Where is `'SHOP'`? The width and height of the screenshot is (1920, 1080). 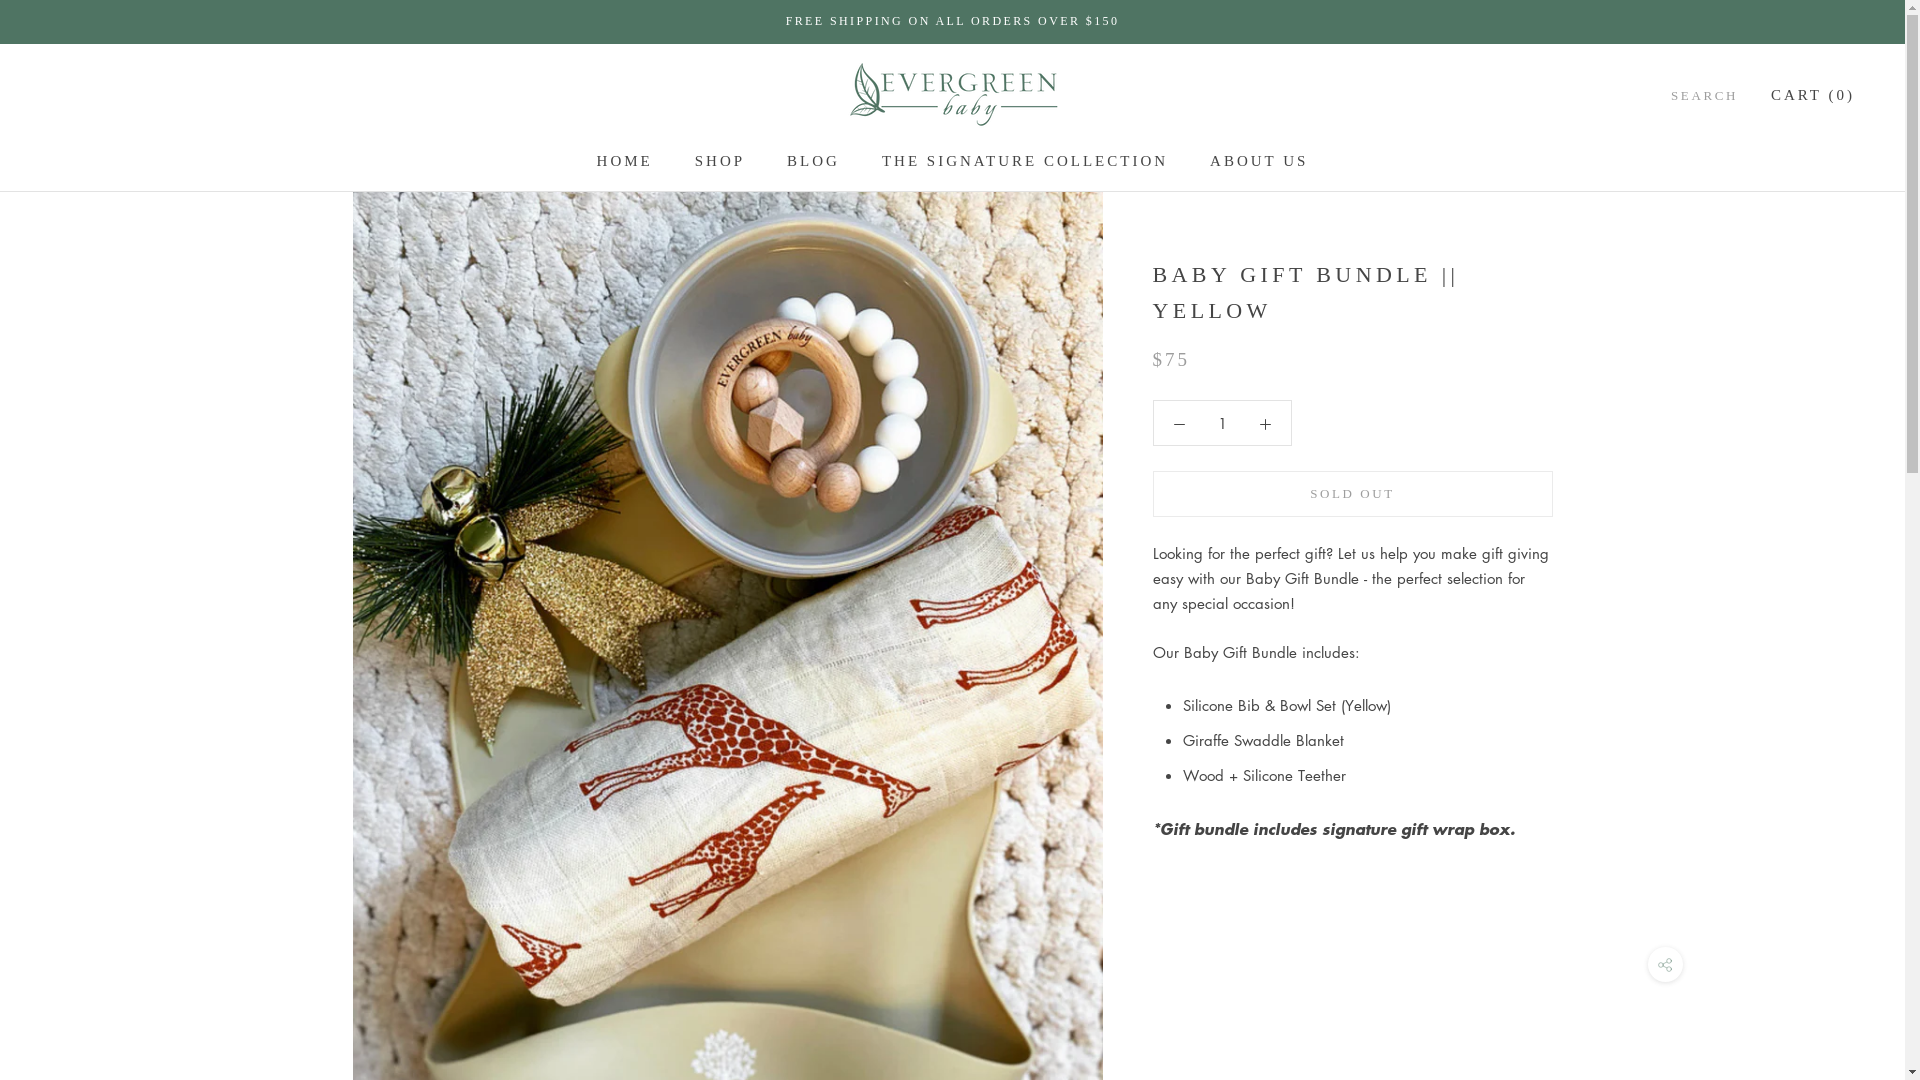 'SHOP' is located at coordinates (720, 160).